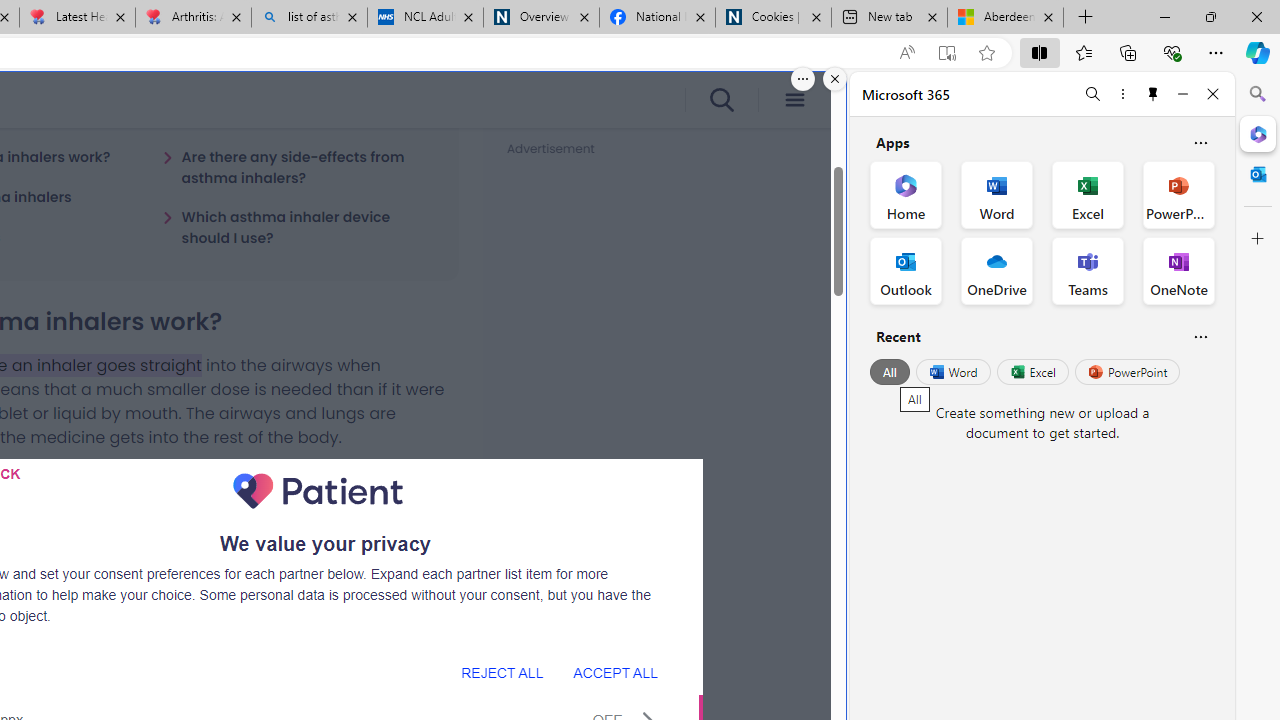 The height and width of the screenshot is (720, 1280). I want to click on 'Cookies | About | NICE', so click(772, 17).